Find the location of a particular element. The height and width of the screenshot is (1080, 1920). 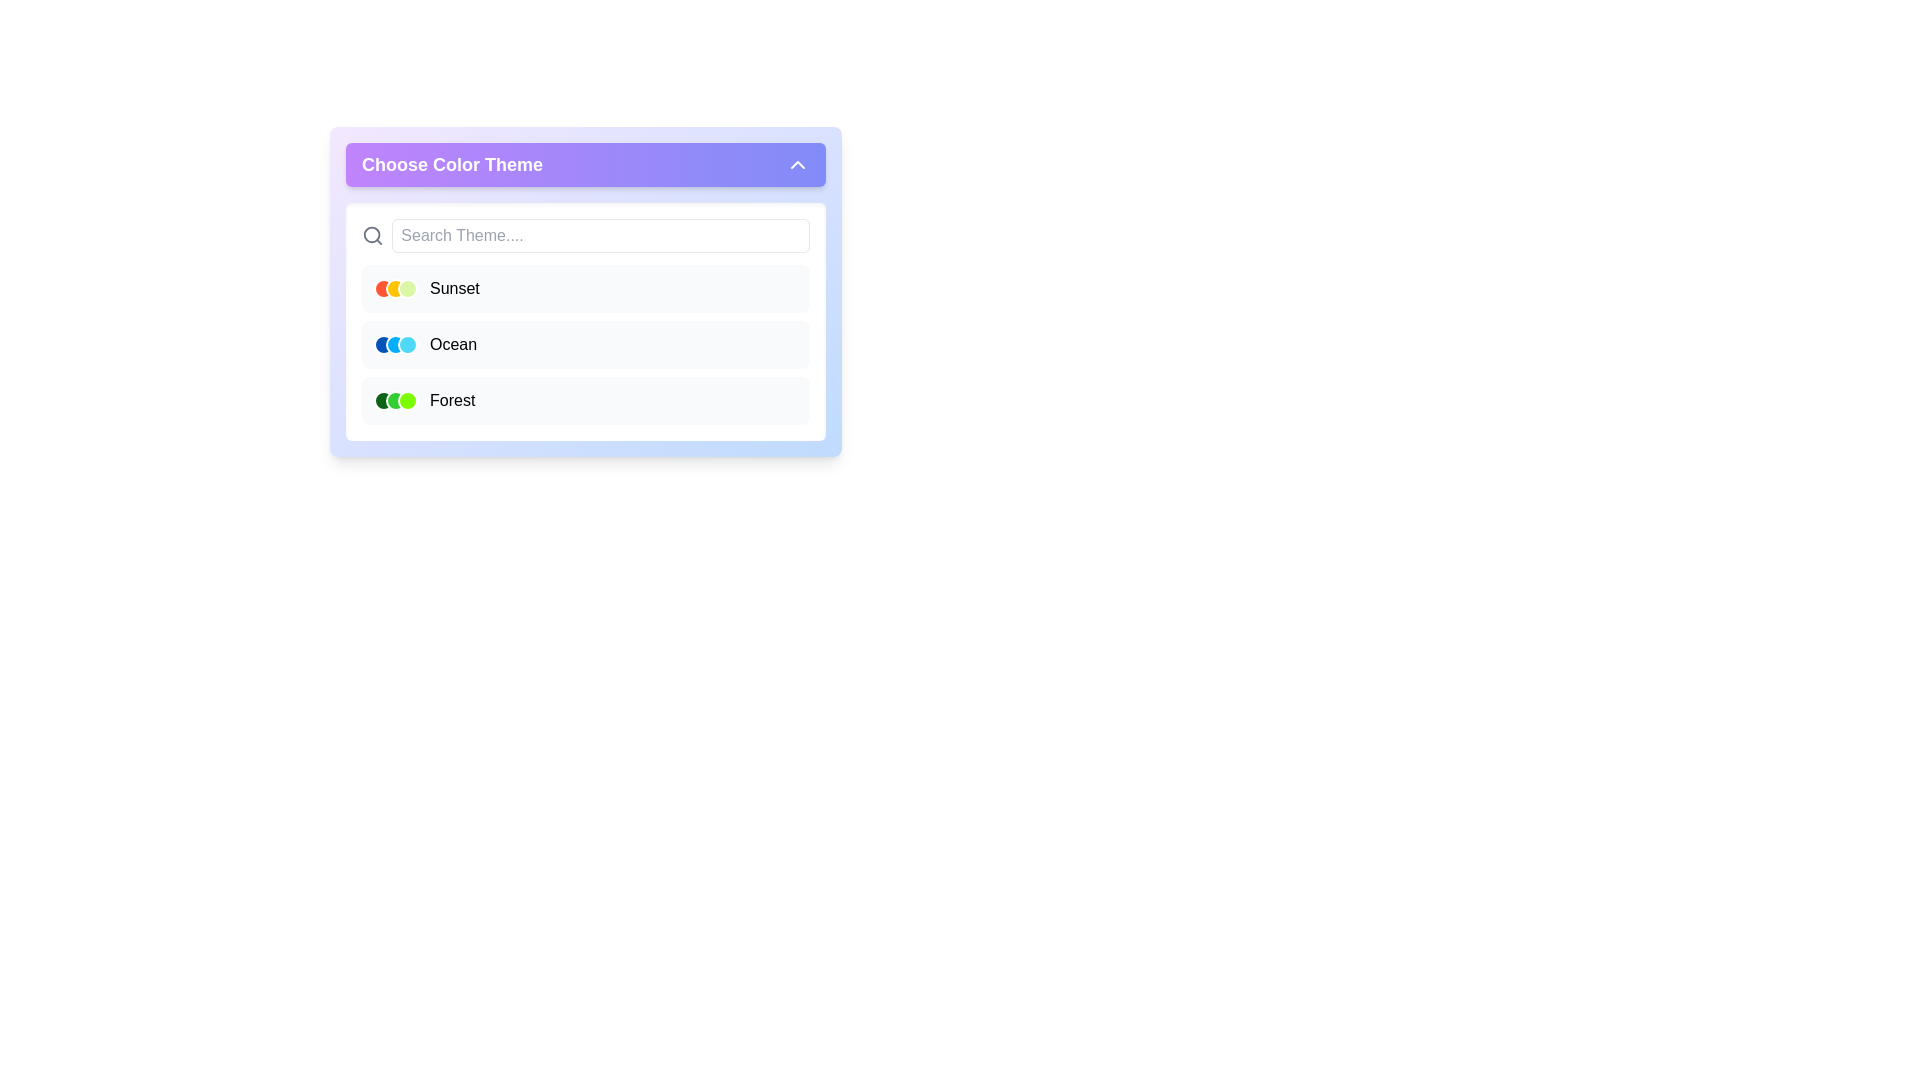

the first selectable option in the theme selector dropdown that allows the user to choose the 'Sunset' color theme, located just below the search bar is located at coordinates (584, 292).